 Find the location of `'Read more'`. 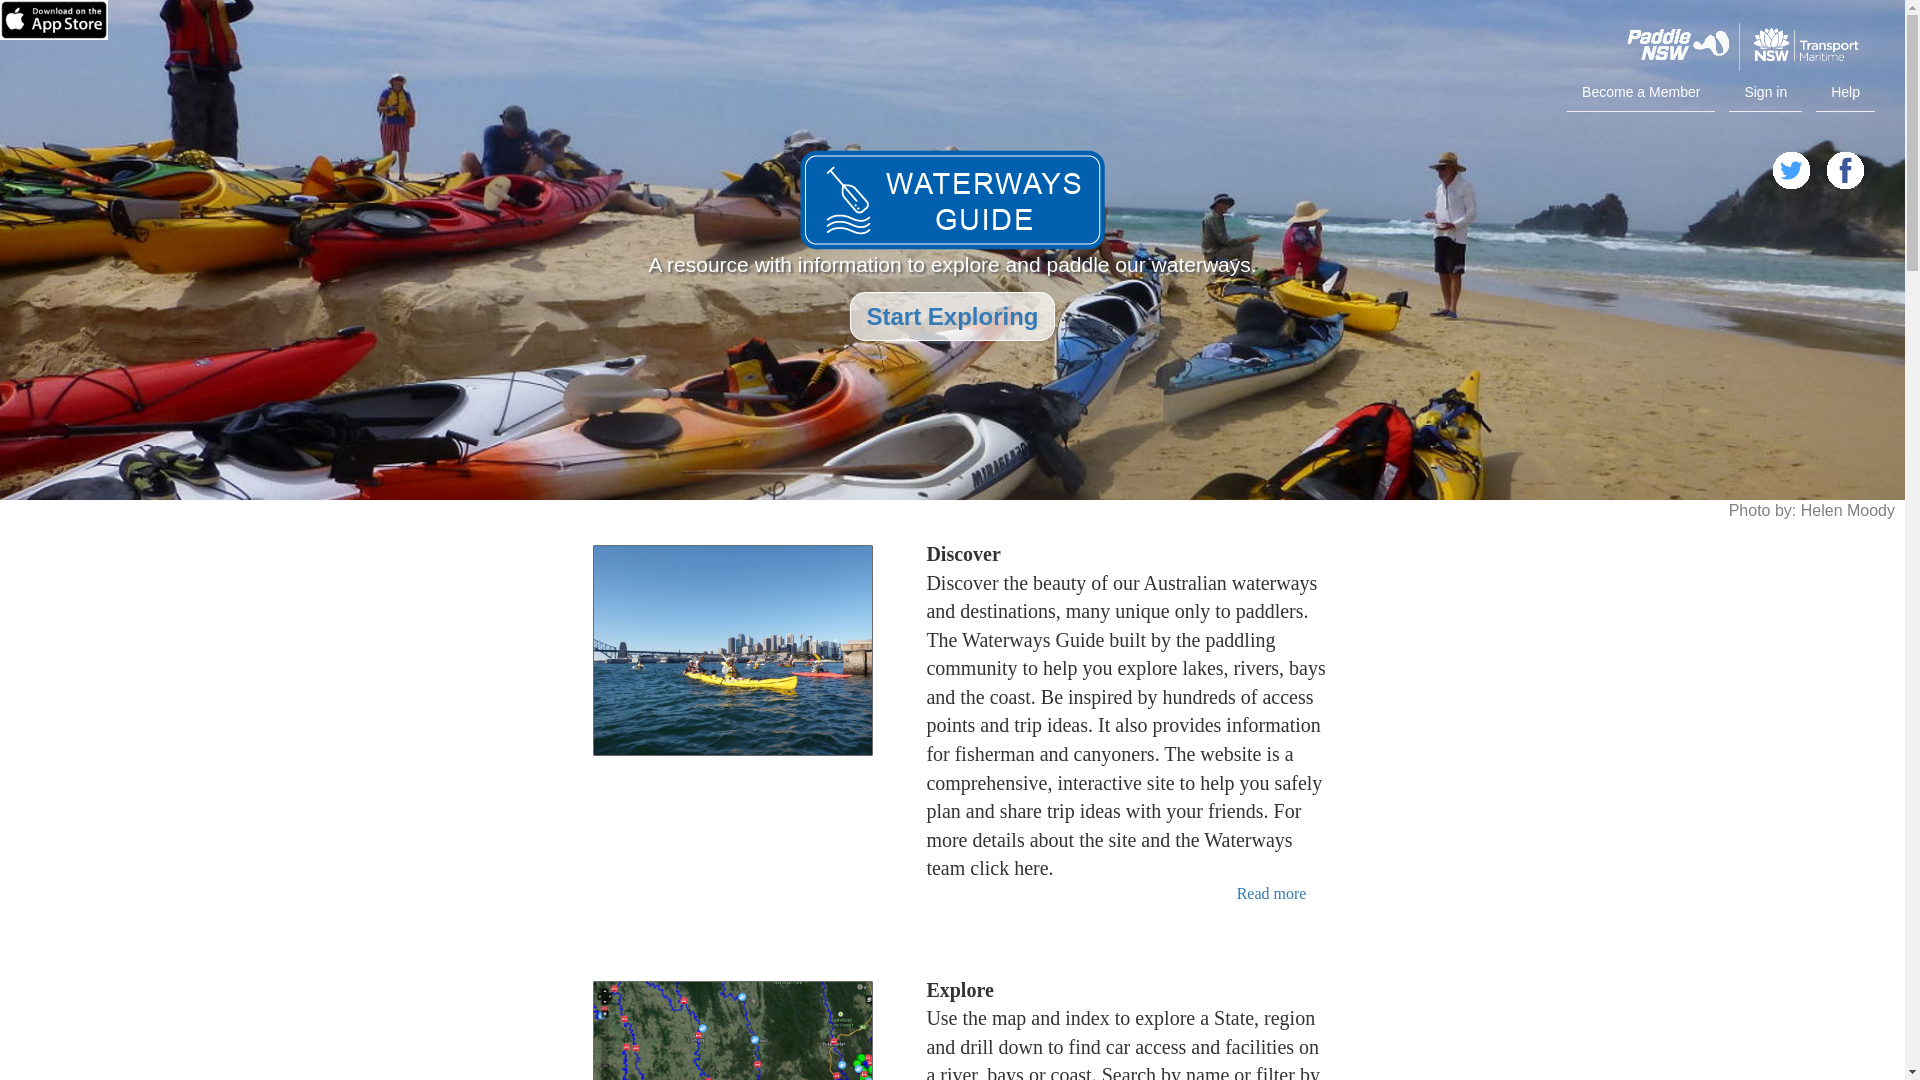

'Read more' is located at coordinates (1236, 892).